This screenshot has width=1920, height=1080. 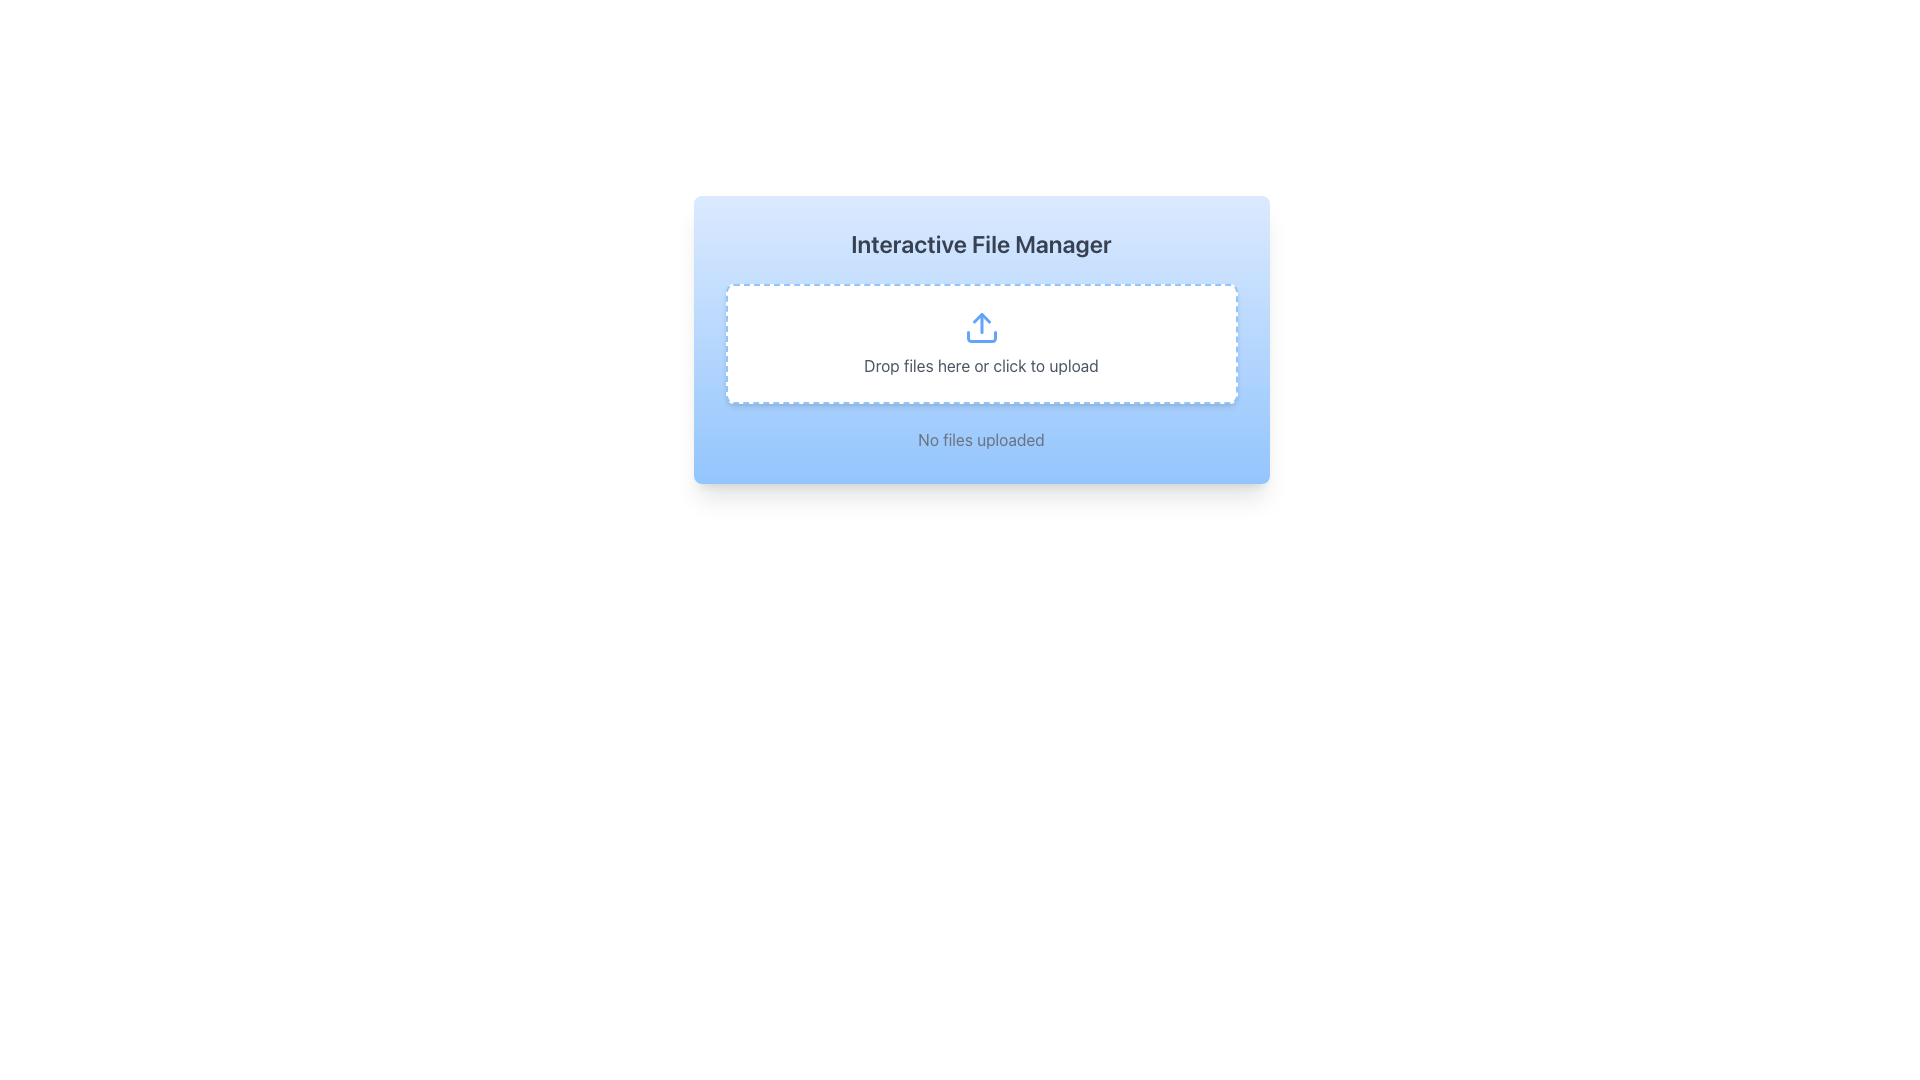 What do you see at coordinates (981, 317) in the screenshot?
I see `the upward triangle icon within the central file upload area, which symbolizes the upload action` at bounding box center [981, 317].